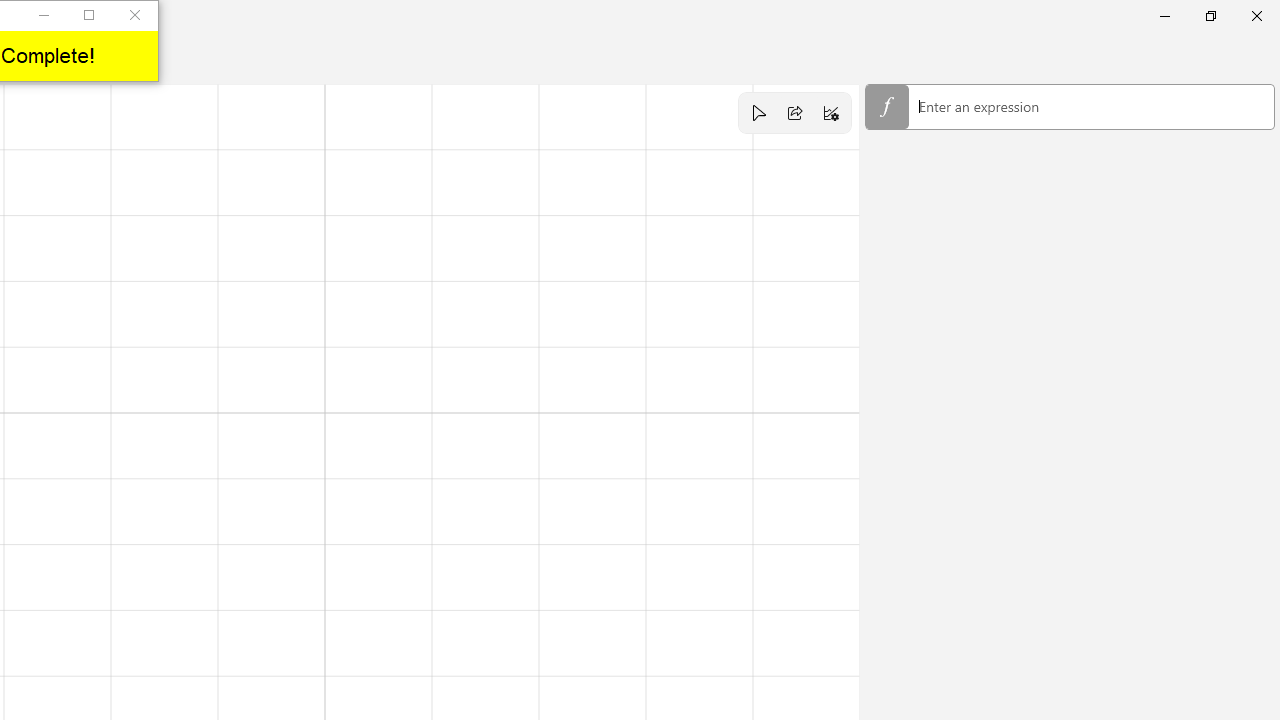 The height and width of the screenshot is (720, 1280). Describe the element at coordinates (1164, 15) in the screenshot. I see `'Minimize Calculator'` at that location.